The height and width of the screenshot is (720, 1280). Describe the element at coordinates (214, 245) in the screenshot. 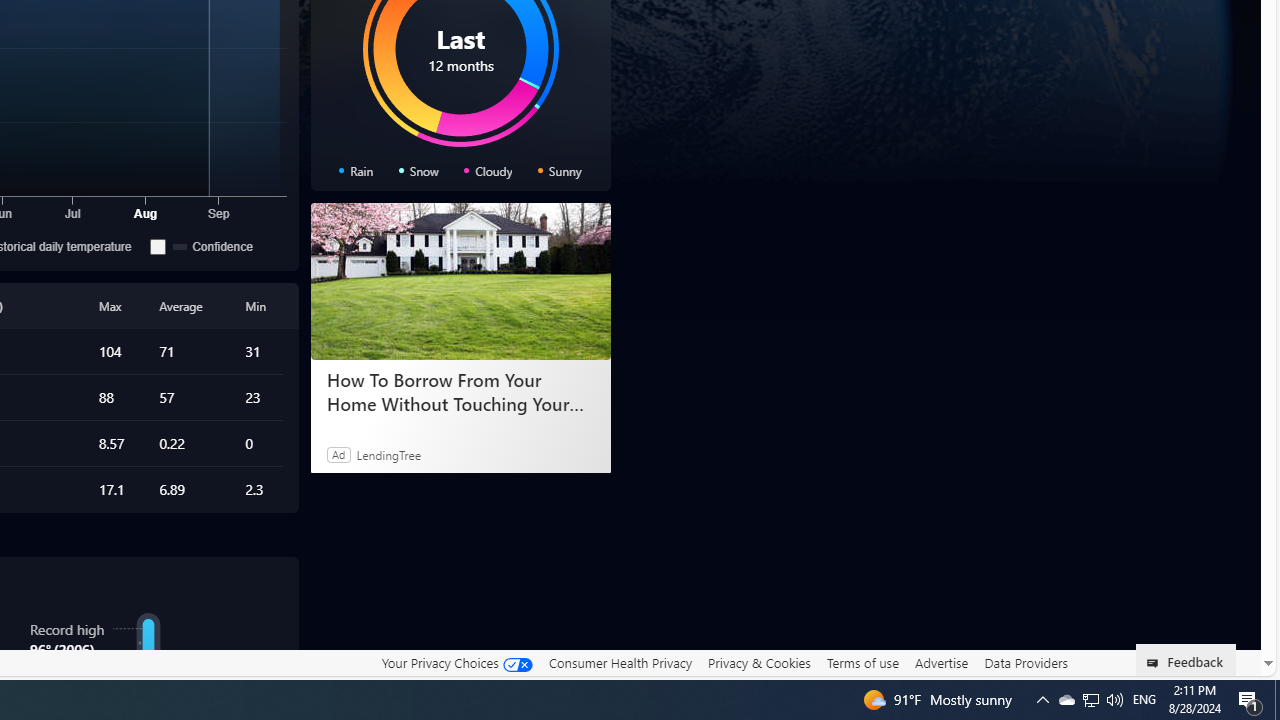

I see `'Confidence'` at that location.